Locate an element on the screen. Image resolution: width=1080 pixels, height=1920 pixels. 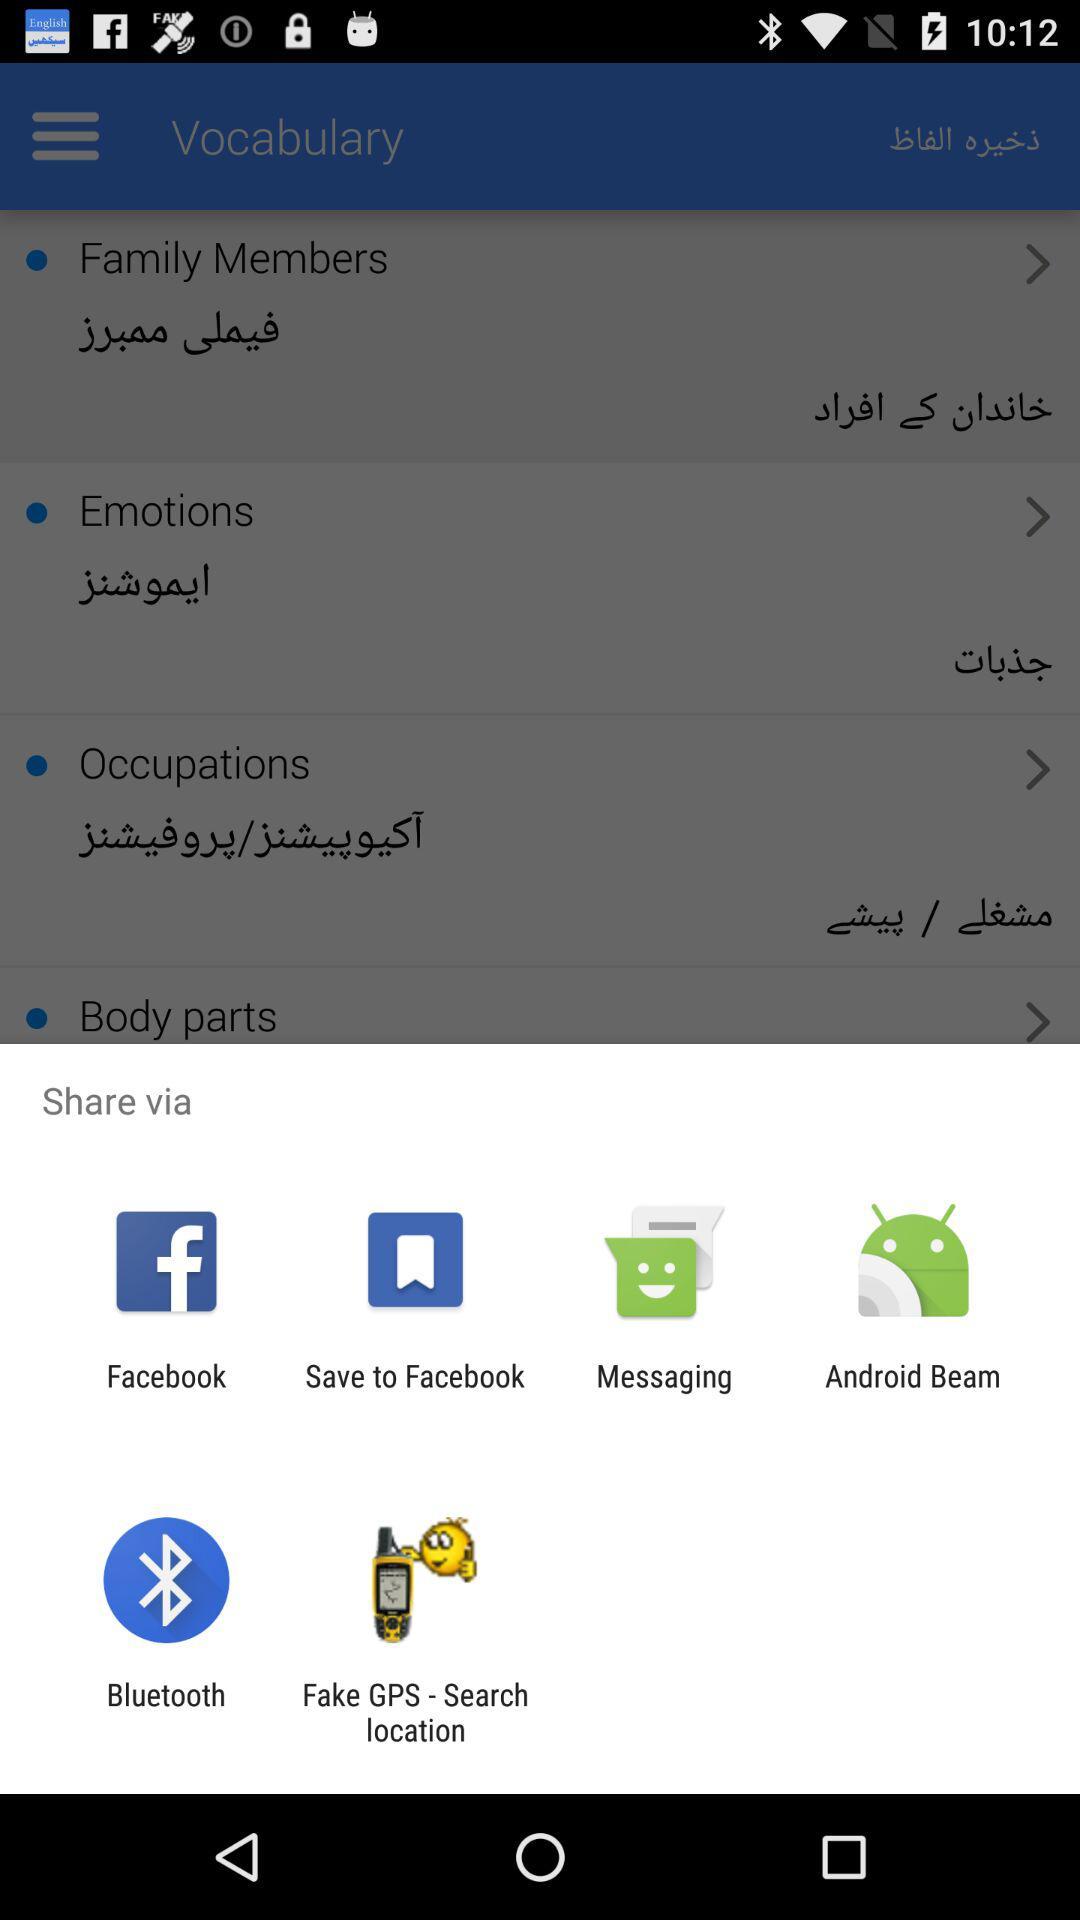
the icon to the right of the save to facebook is located at coordinates (664, 1392).